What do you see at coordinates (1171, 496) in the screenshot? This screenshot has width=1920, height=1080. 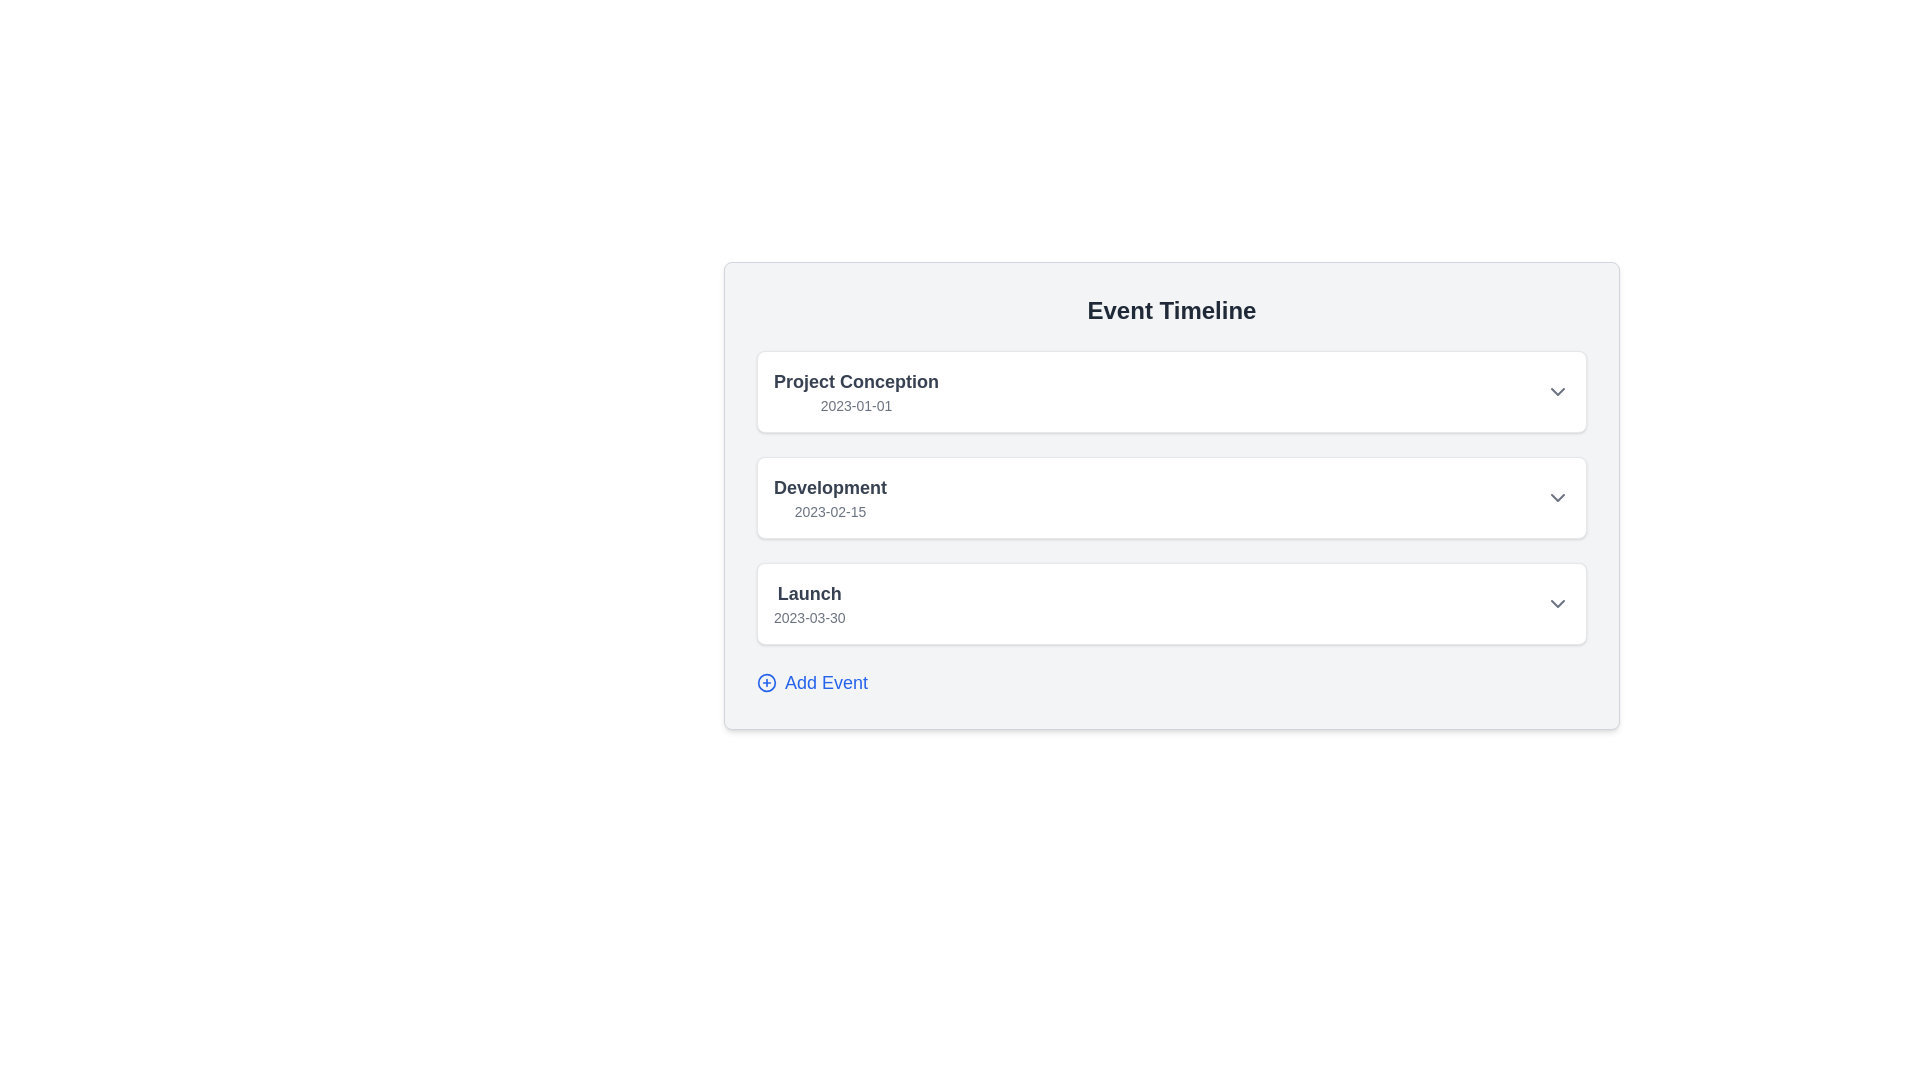 I see `the second entry in the timeline card styled section with a white background, rounded corners, and shadow effect that contains the title 'Development' and subtitle '2023-02-15' to interact with it` at bounding box center [1171, 496].